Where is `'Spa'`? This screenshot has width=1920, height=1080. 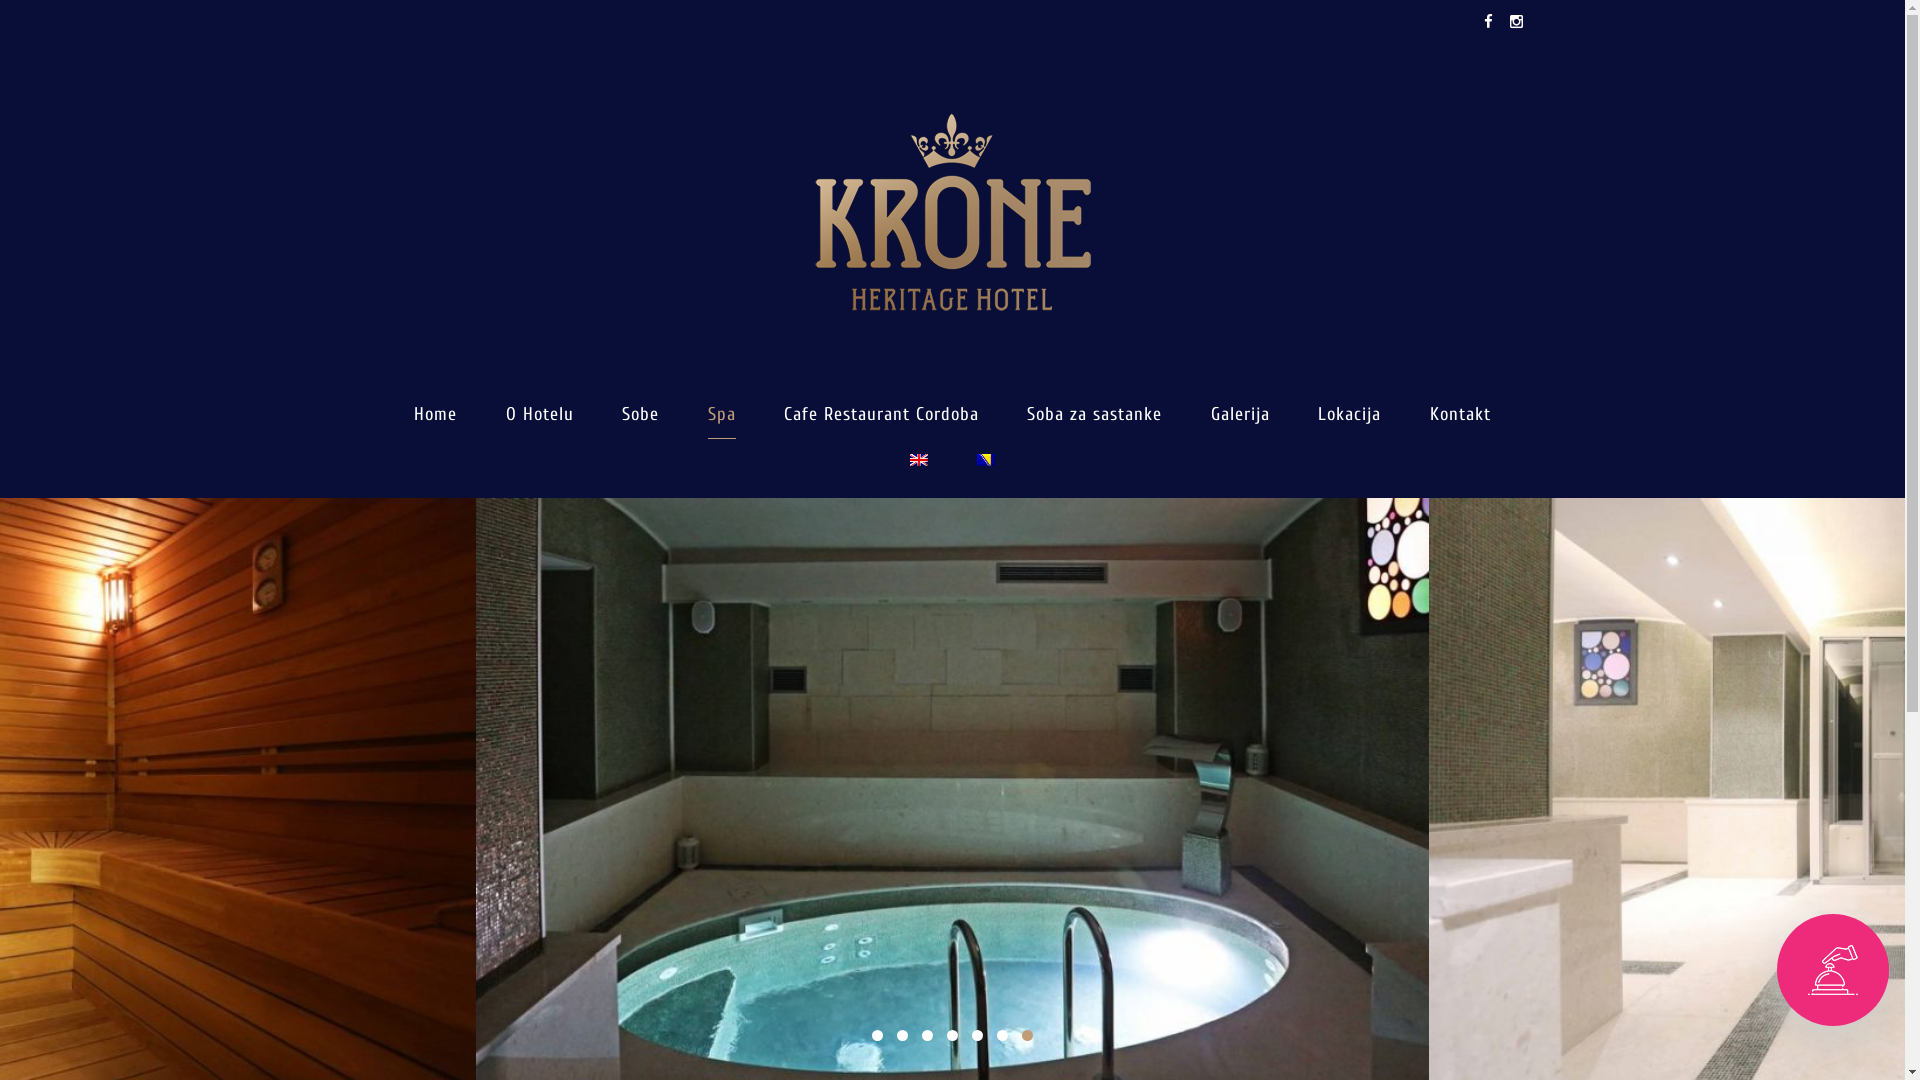
'Spa' is located at coordinates (720, 414).